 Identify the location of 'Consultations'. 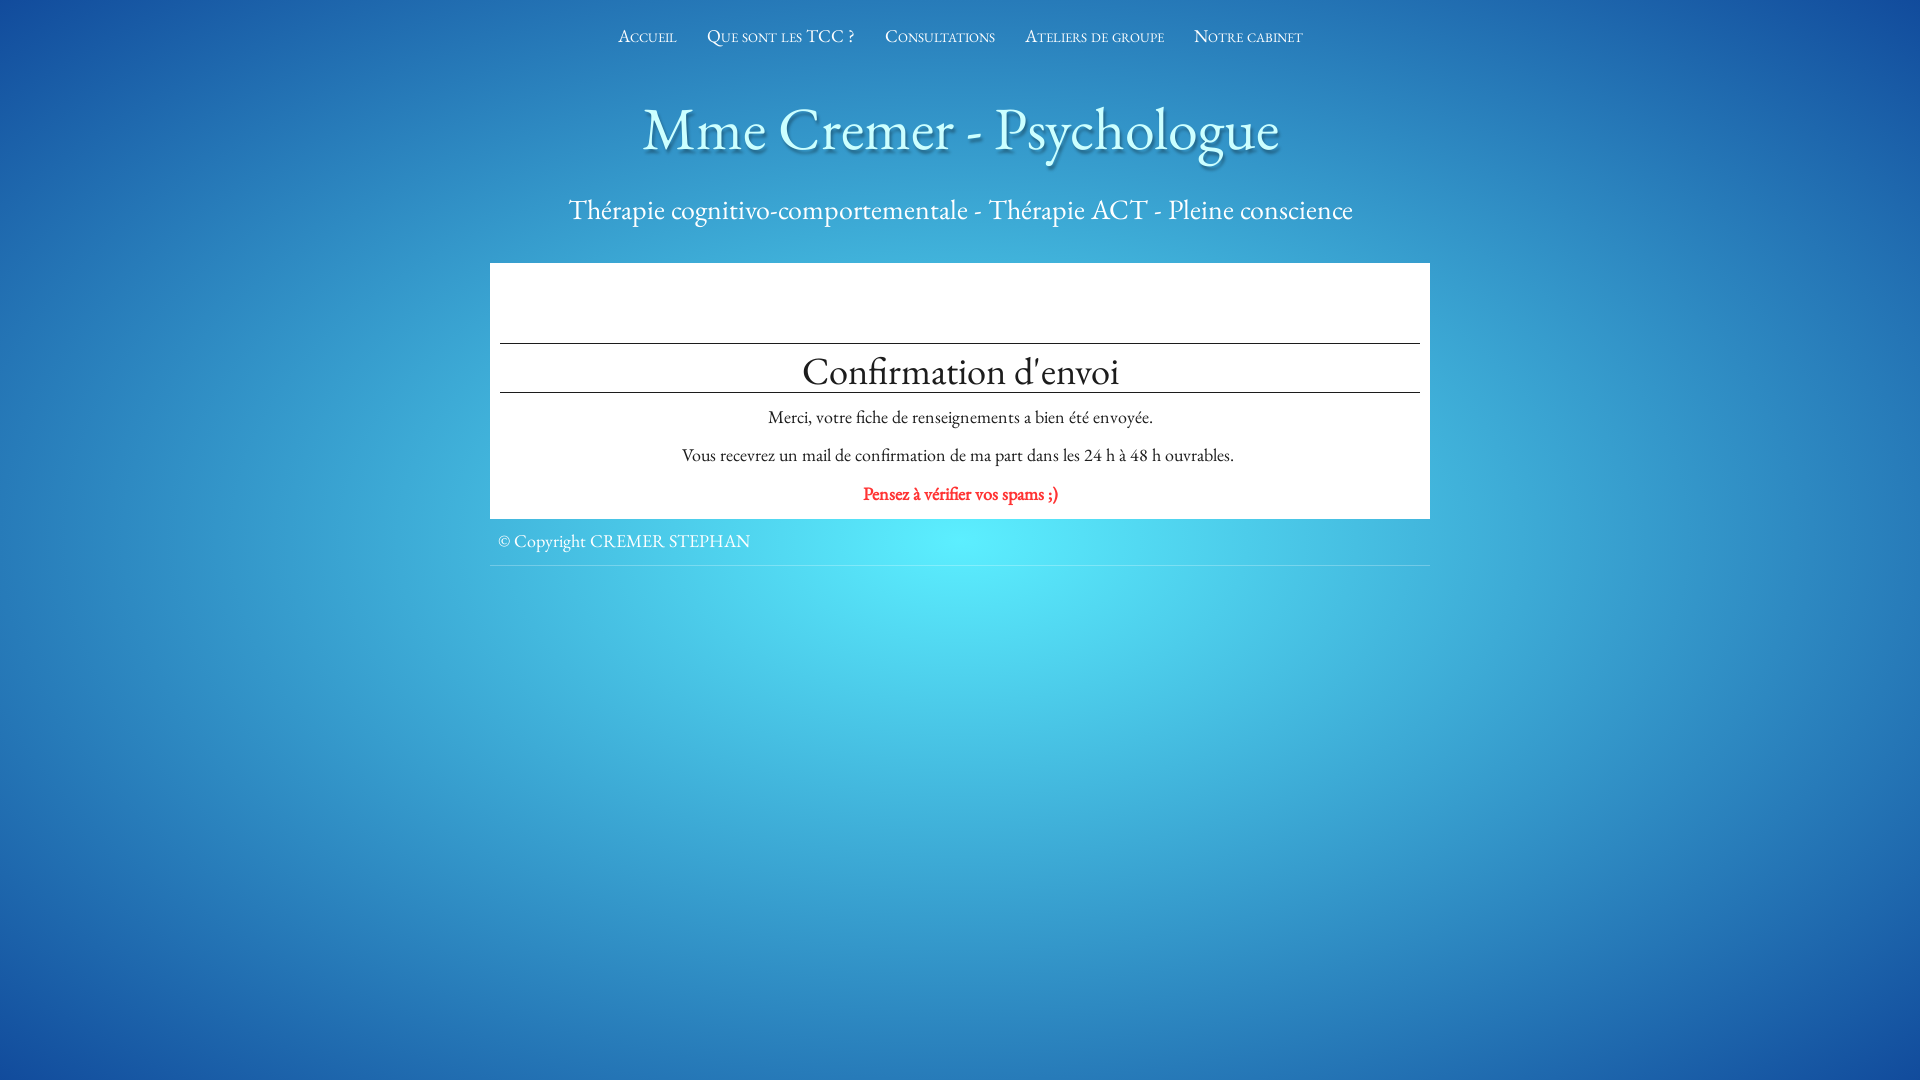
(939, 35).